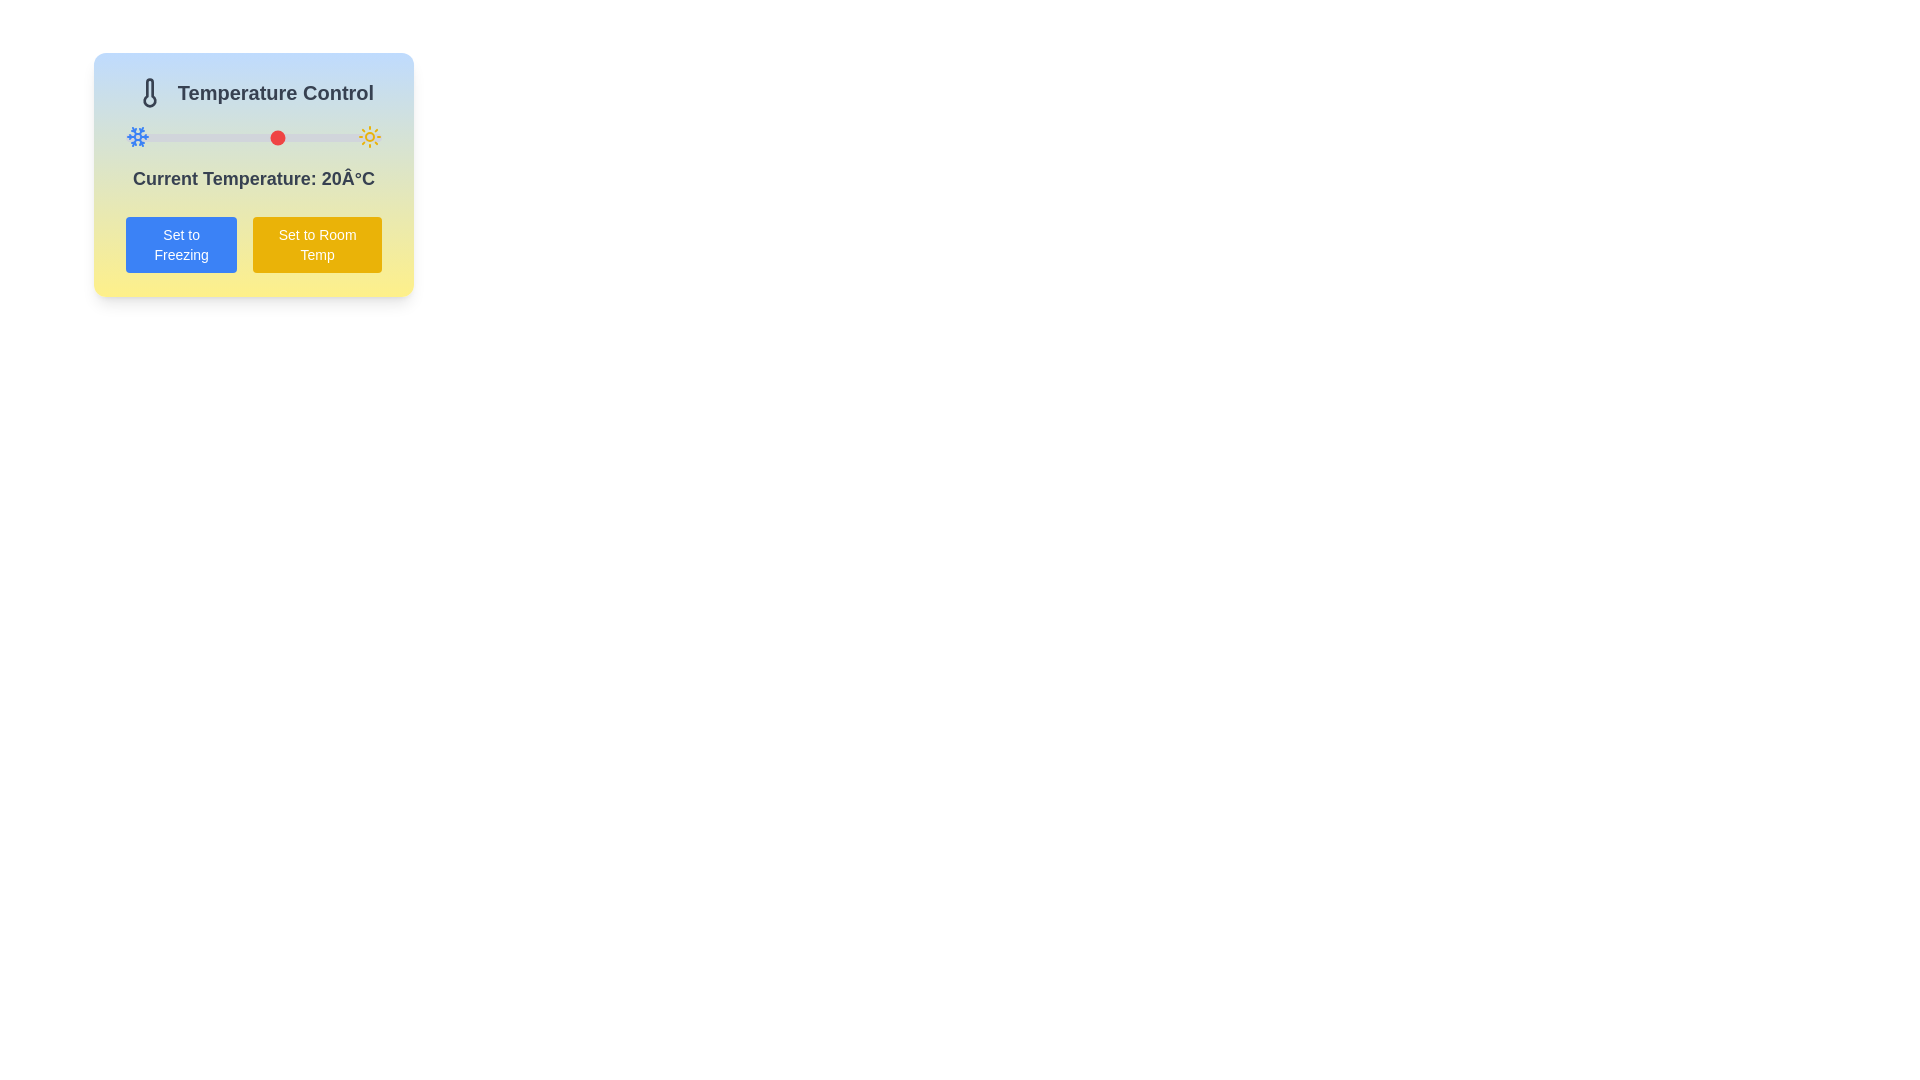 Image resolution: width=1920 pixels, height=1080 pixels. Describe the element at coordinates (253, 92) in the screenshot. I see `the header with icon and text indicating temperature control to check its tooltip` at that location.